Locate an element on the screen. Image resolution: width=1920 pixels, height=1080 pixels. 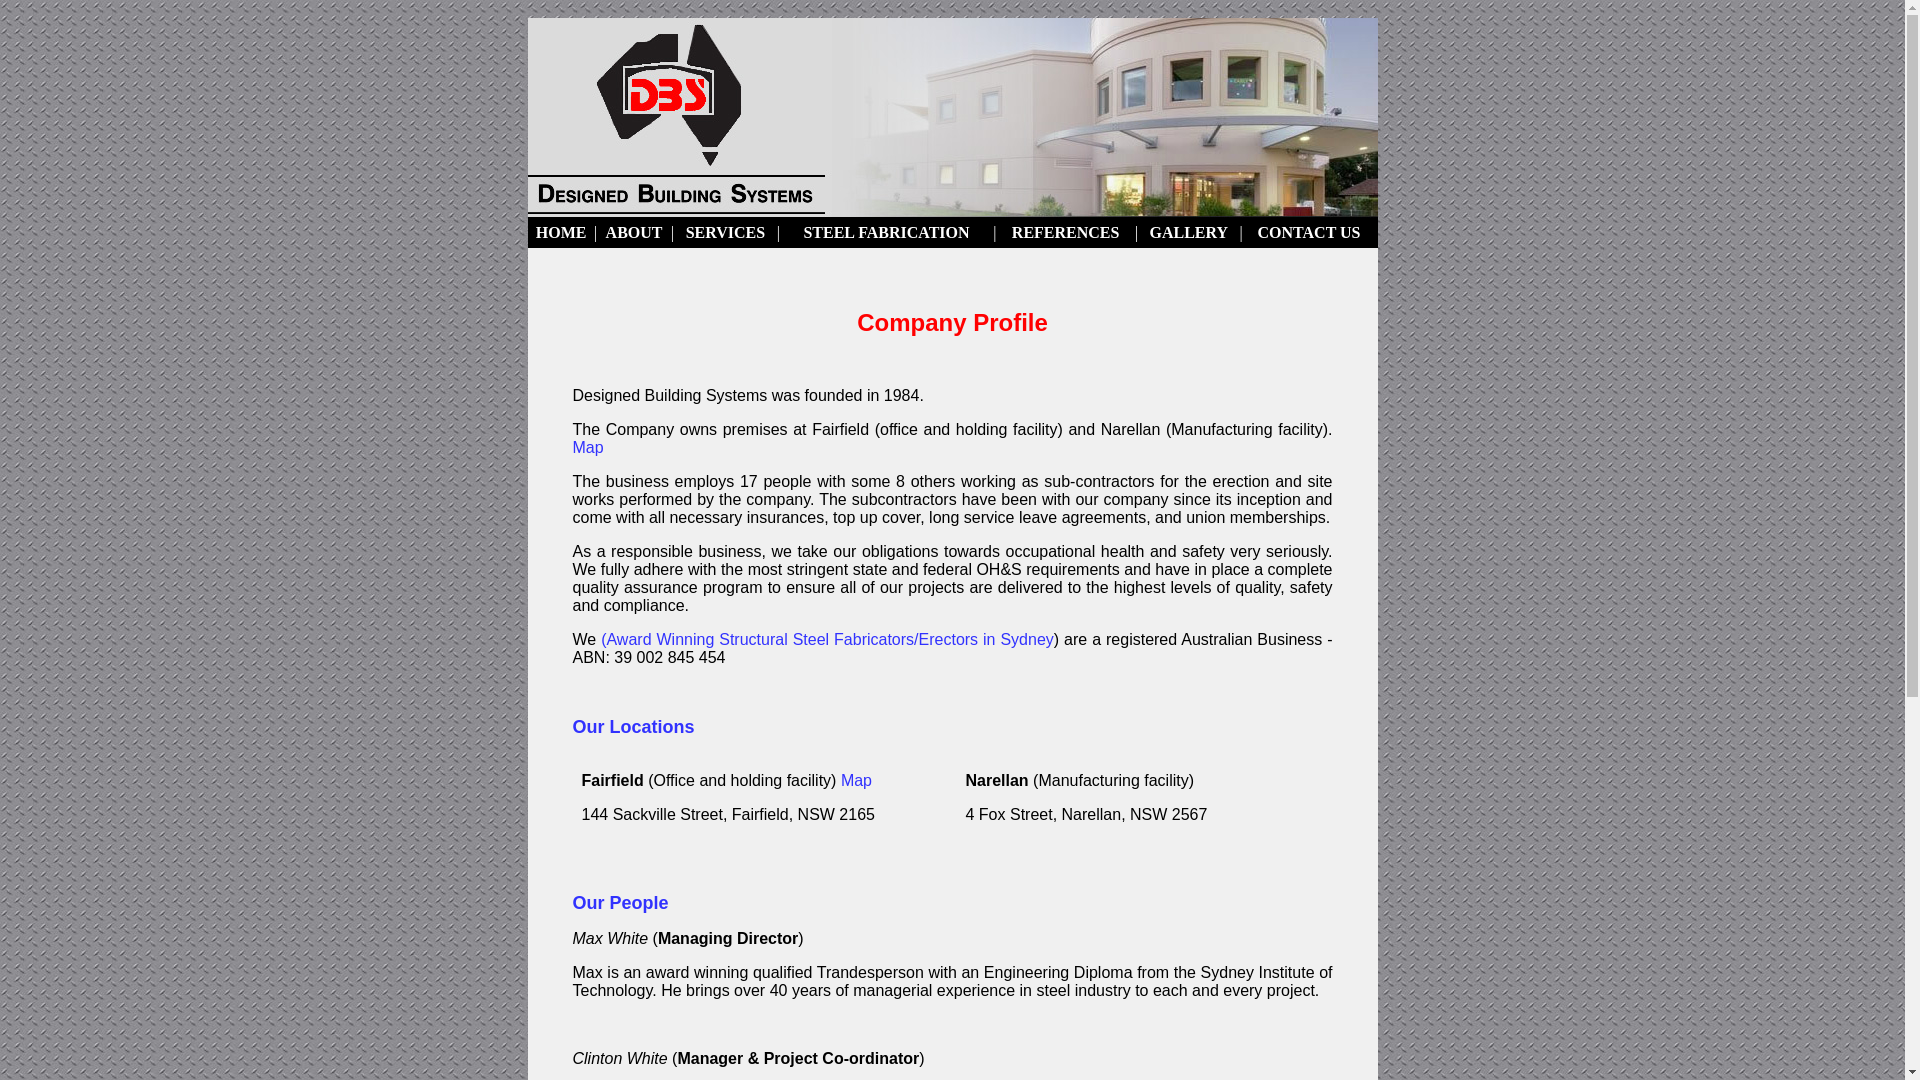
'REFERENCES' is located at coordinates (1064, 231).